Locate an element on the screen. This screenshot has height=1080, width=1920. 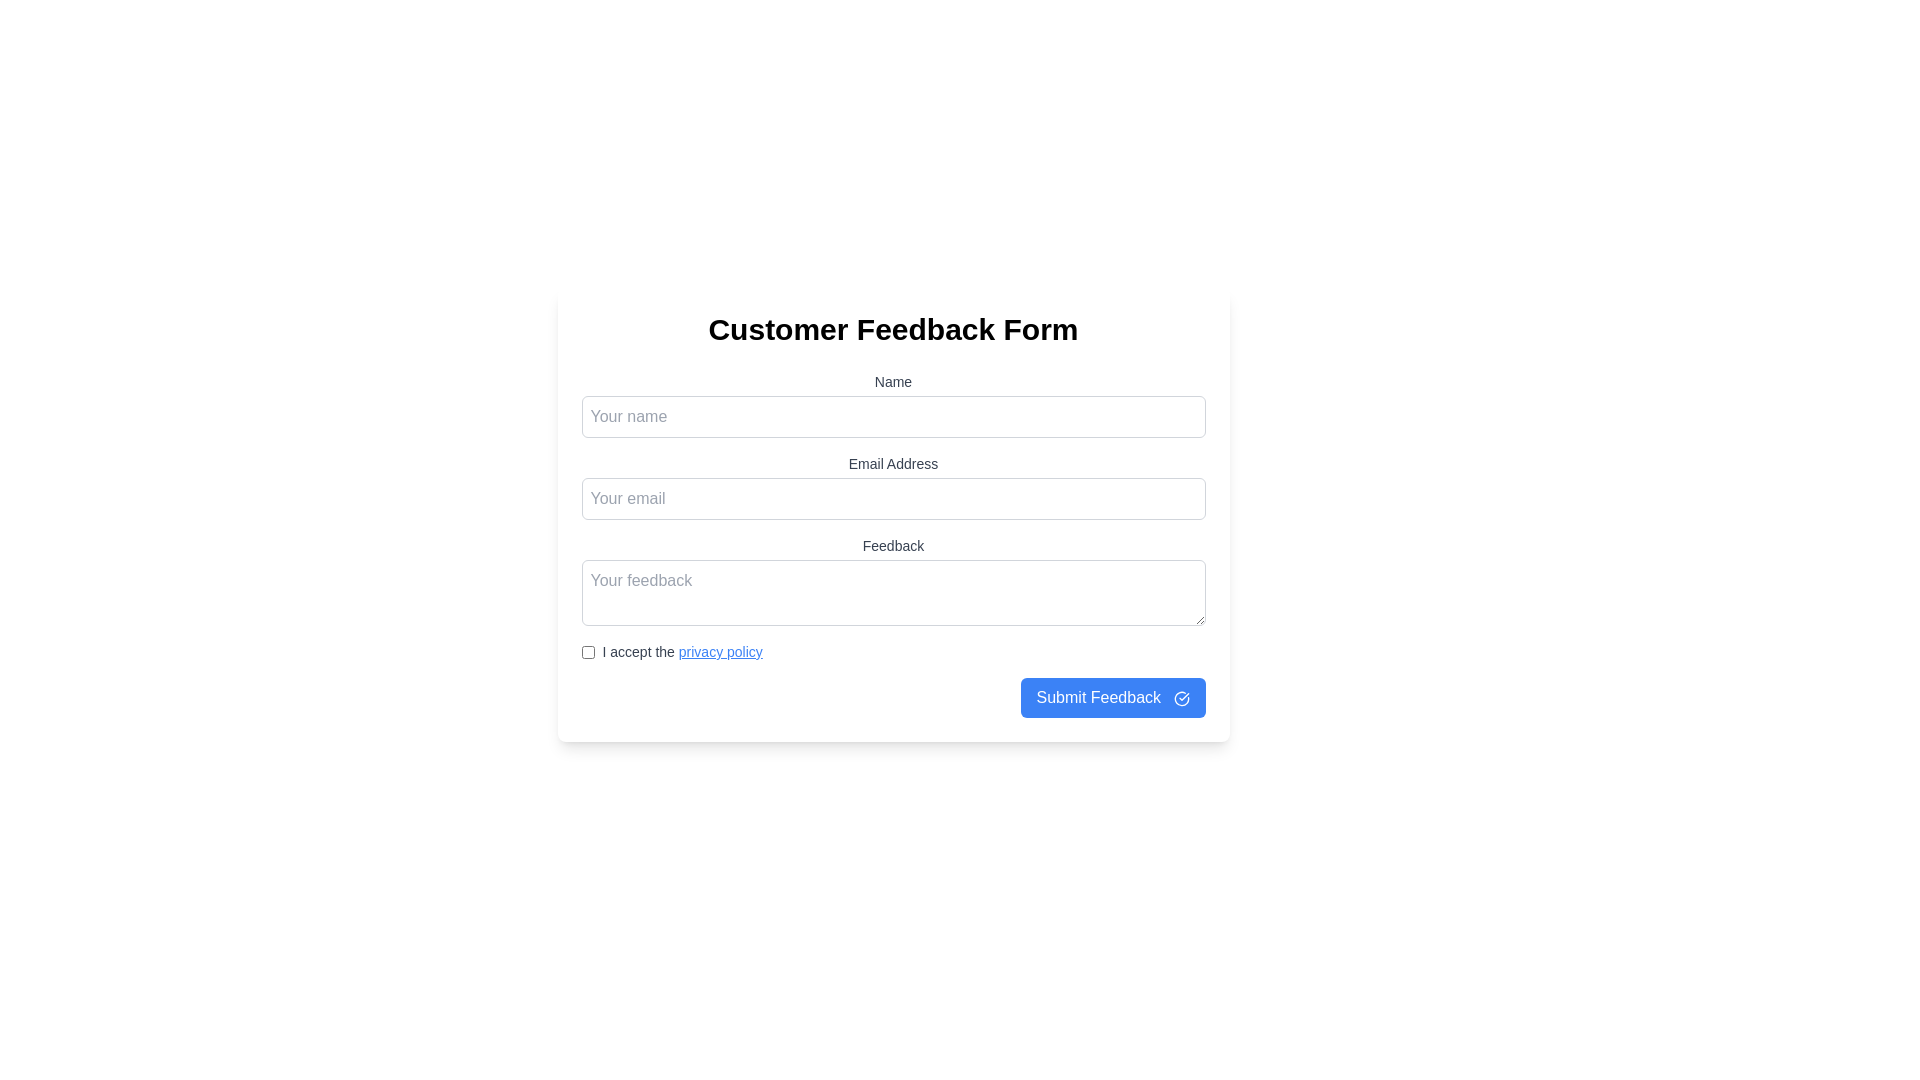
the hyperlink that directs the user to the privacy policy section, located to the right of the text 'I accept the' near the bottom of the form is located at coordinates (720, 651).